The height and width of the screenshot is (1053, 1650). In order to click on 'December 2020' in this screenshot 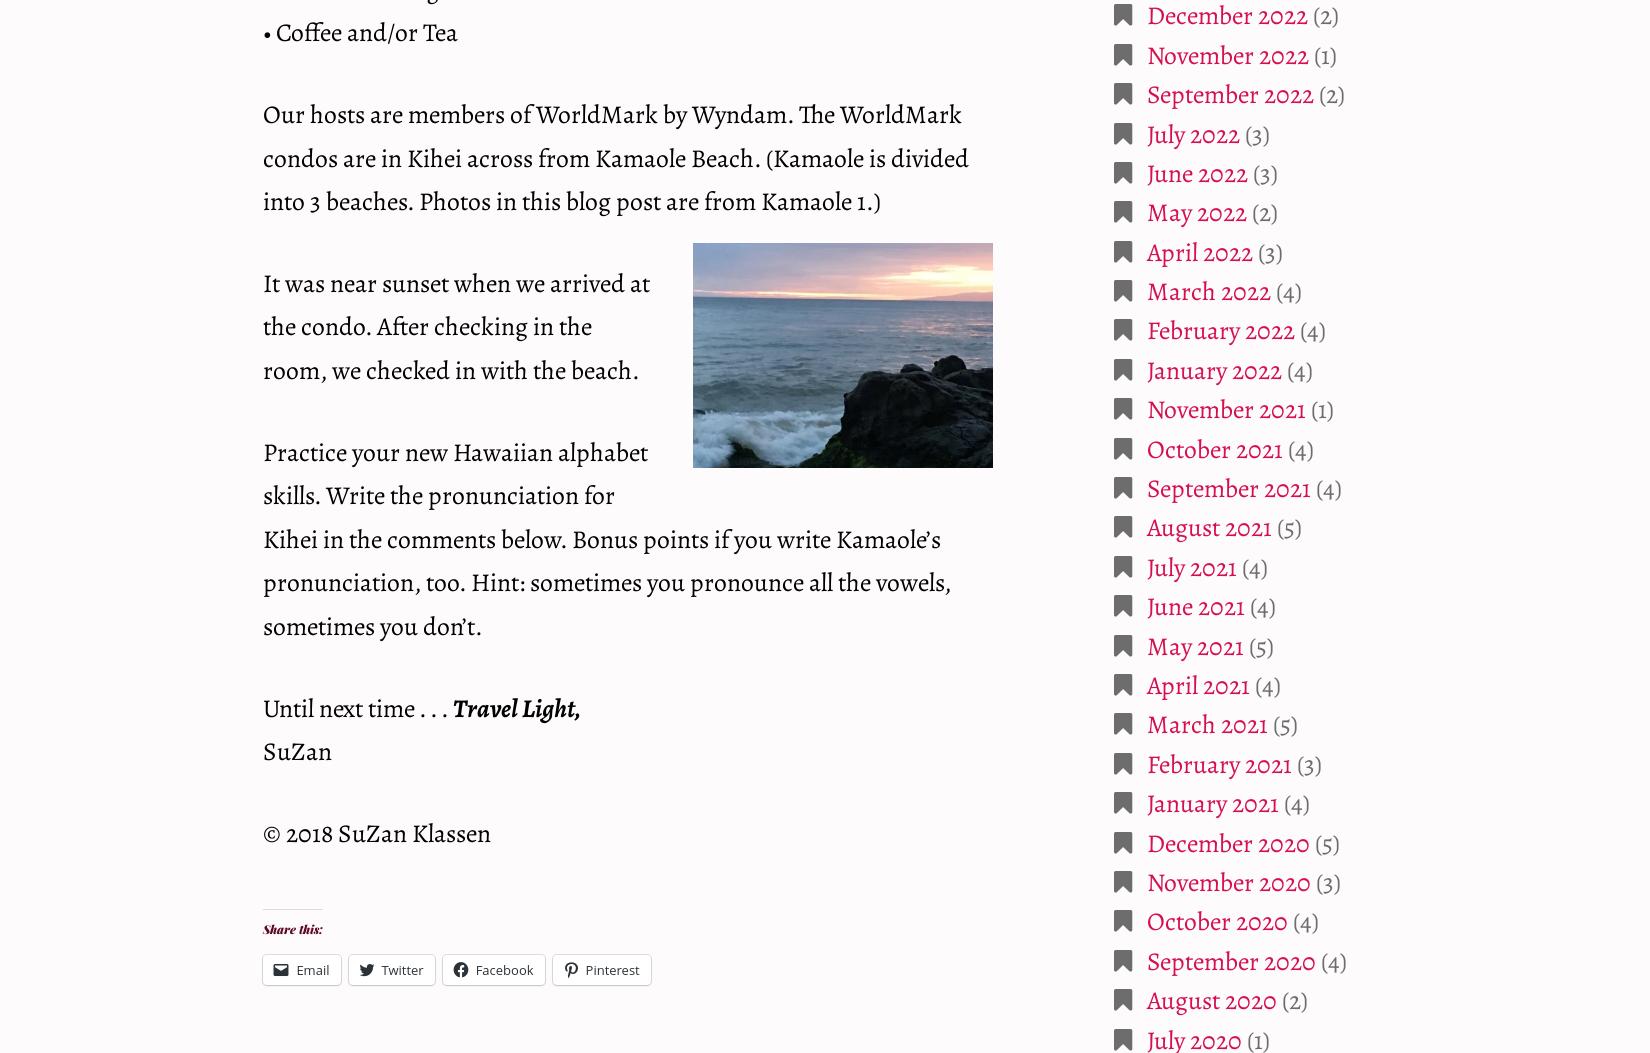, I will do `click(1228, 841)`.